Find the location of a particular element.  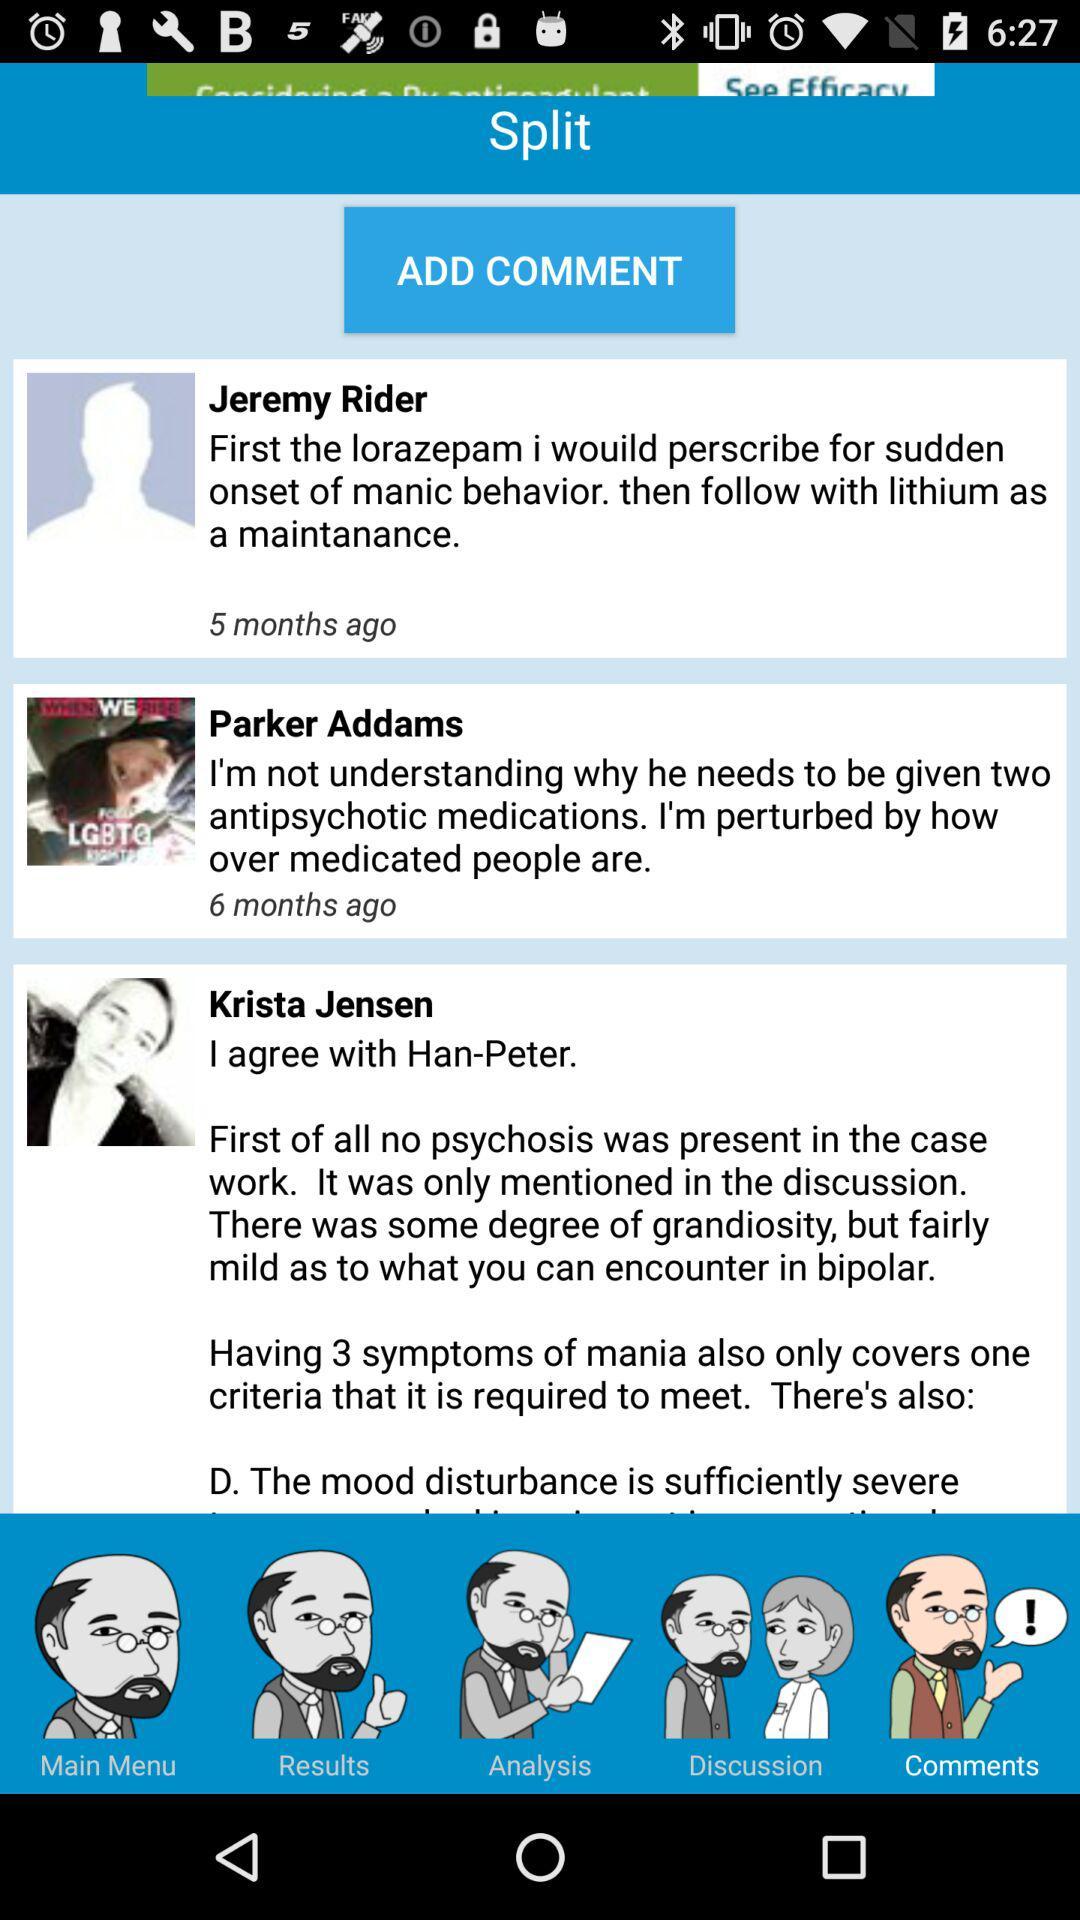

icon below the i agree with icon is located at coordinates (108, 1653).